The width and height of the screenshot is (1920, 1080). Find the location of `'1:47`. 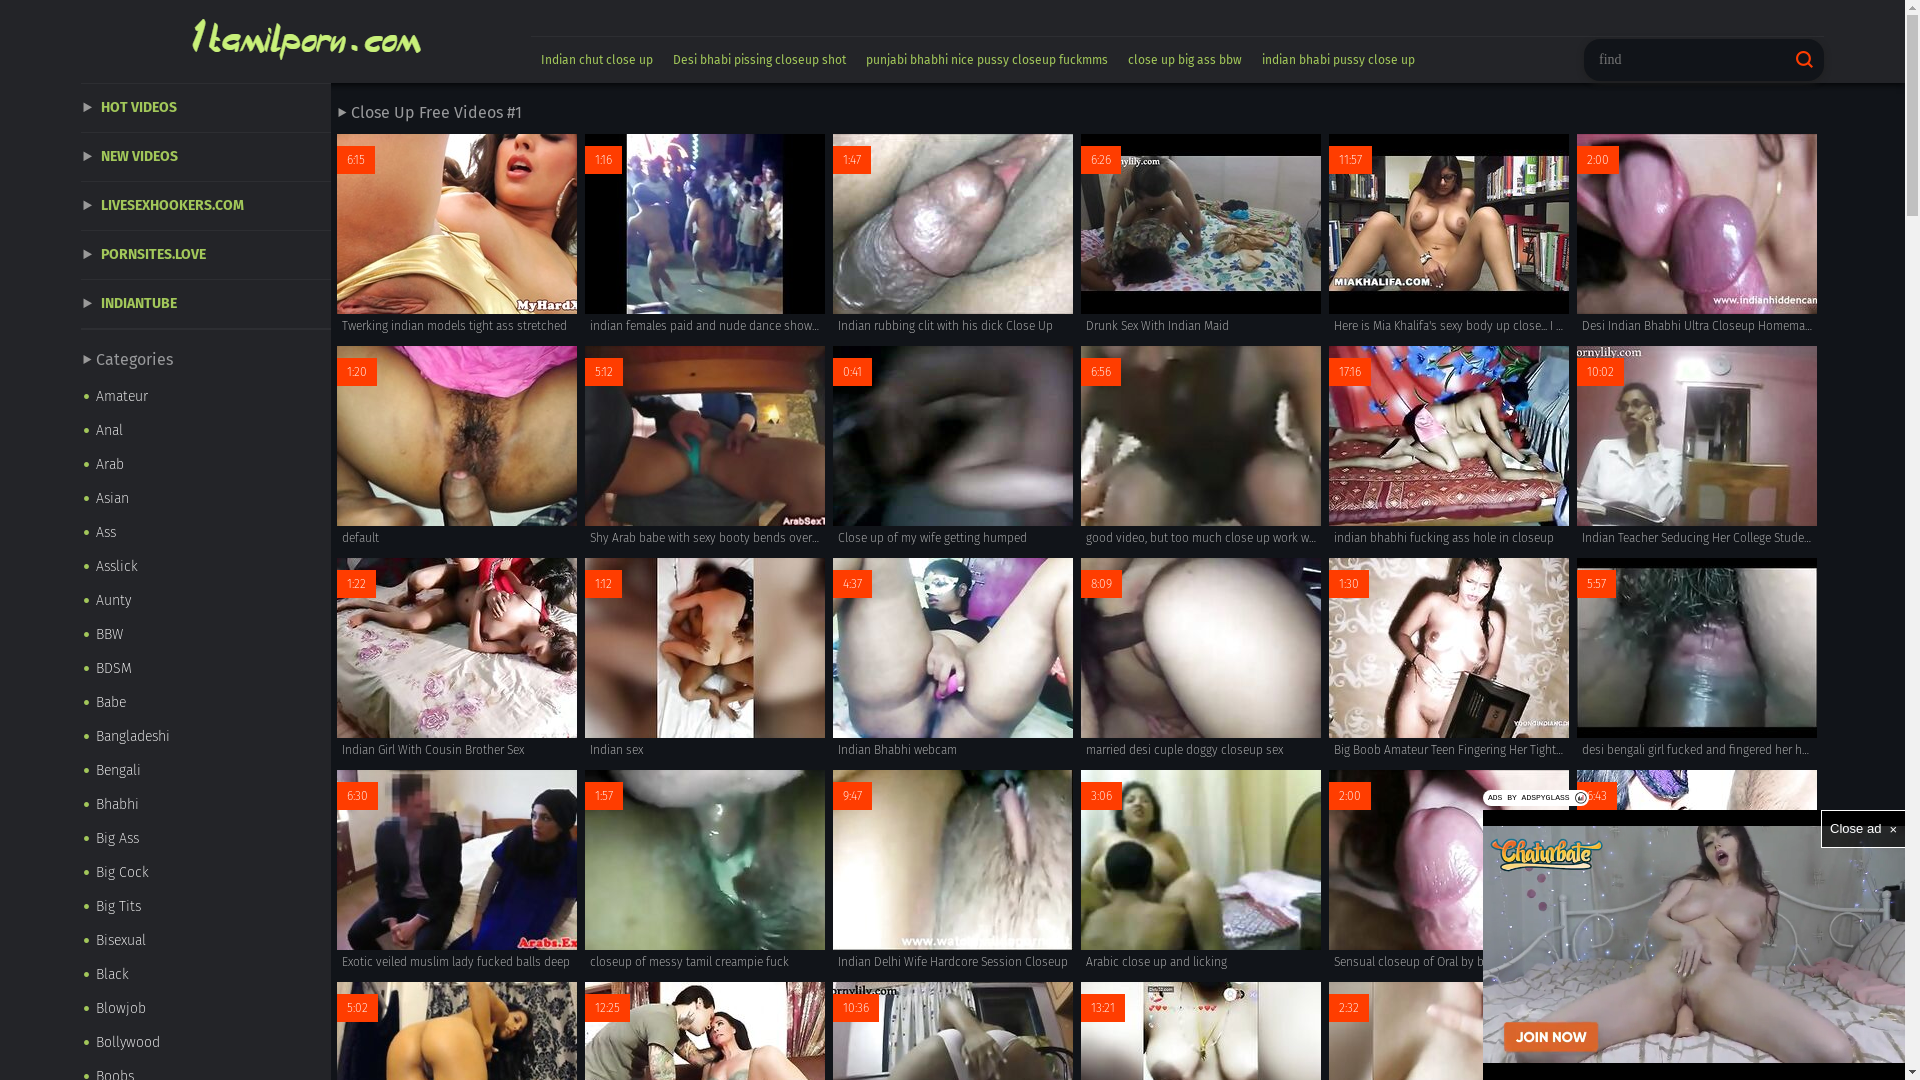

'1:47 is located at coordinates (952, 234).